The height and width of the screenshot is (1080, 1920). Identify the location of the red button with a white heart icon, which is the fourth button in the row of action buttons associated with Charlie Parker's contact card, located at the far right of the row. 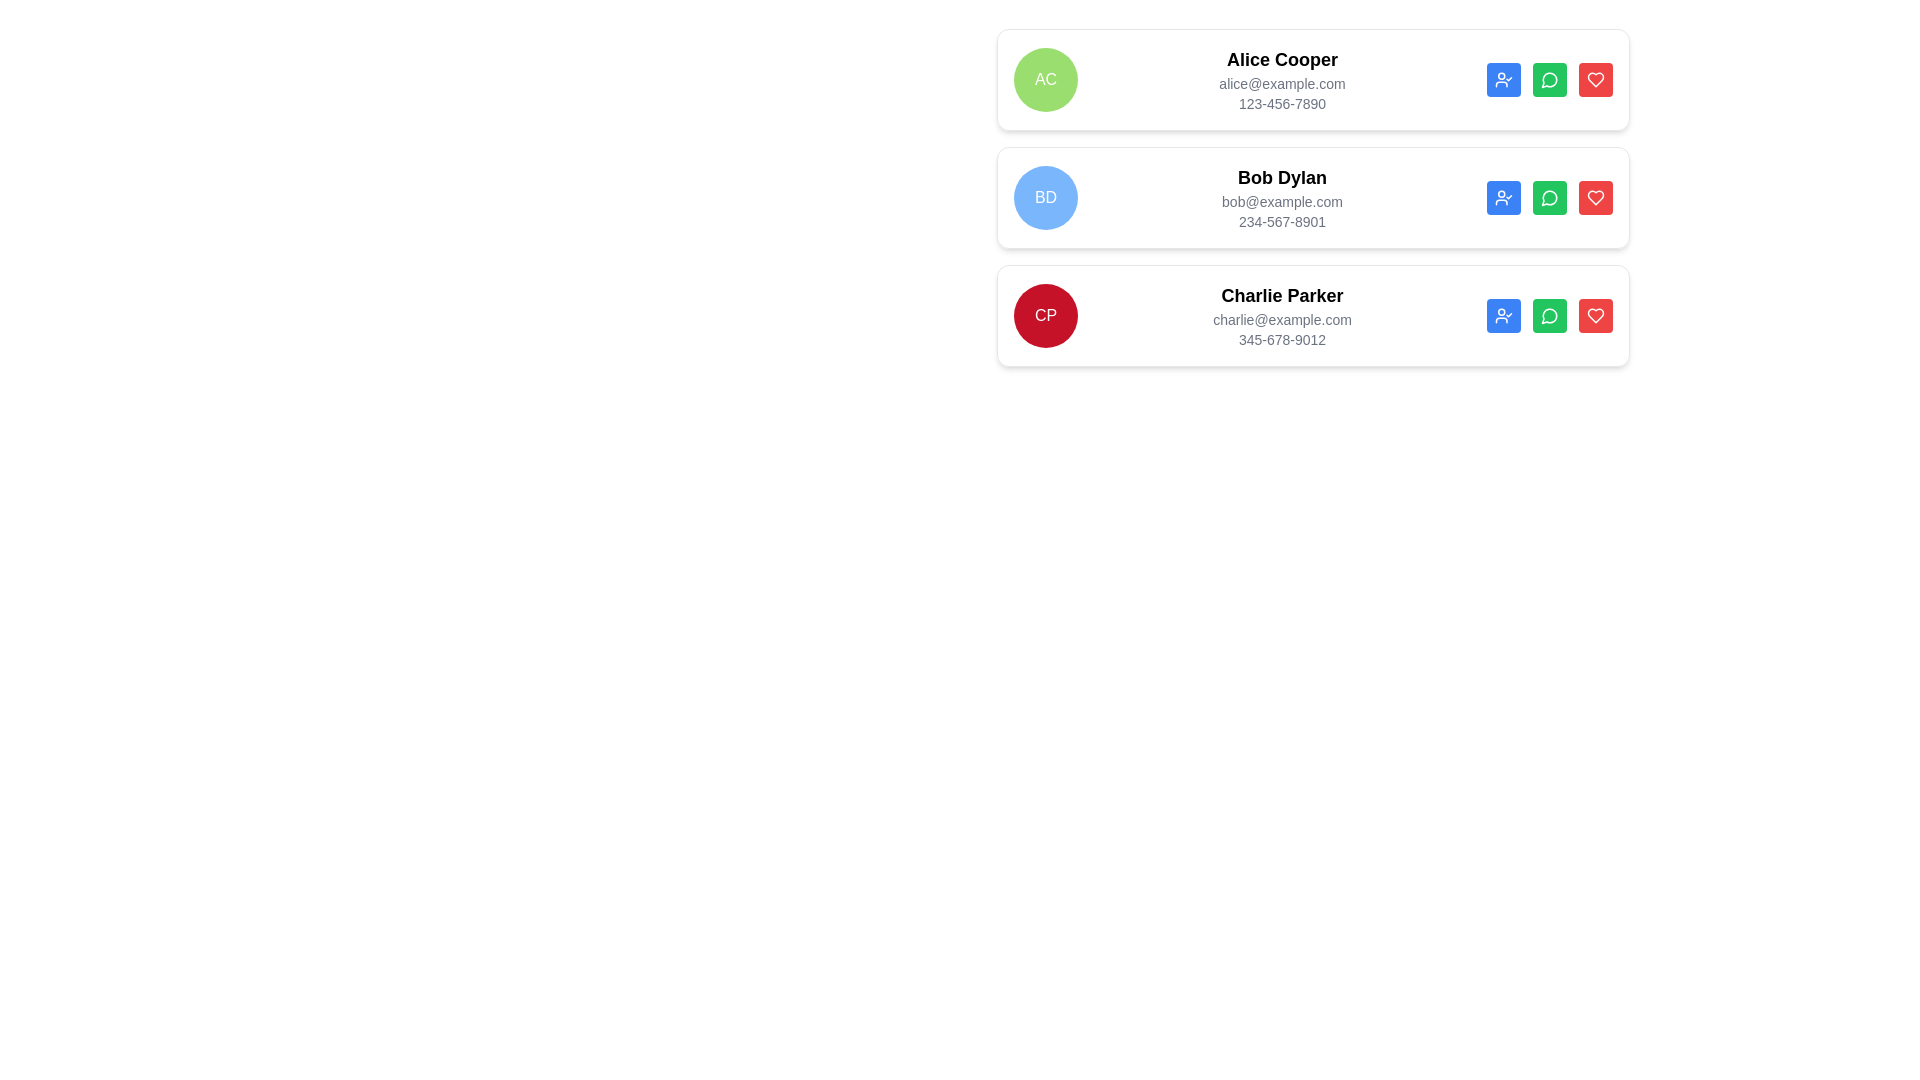
(1595, 79).